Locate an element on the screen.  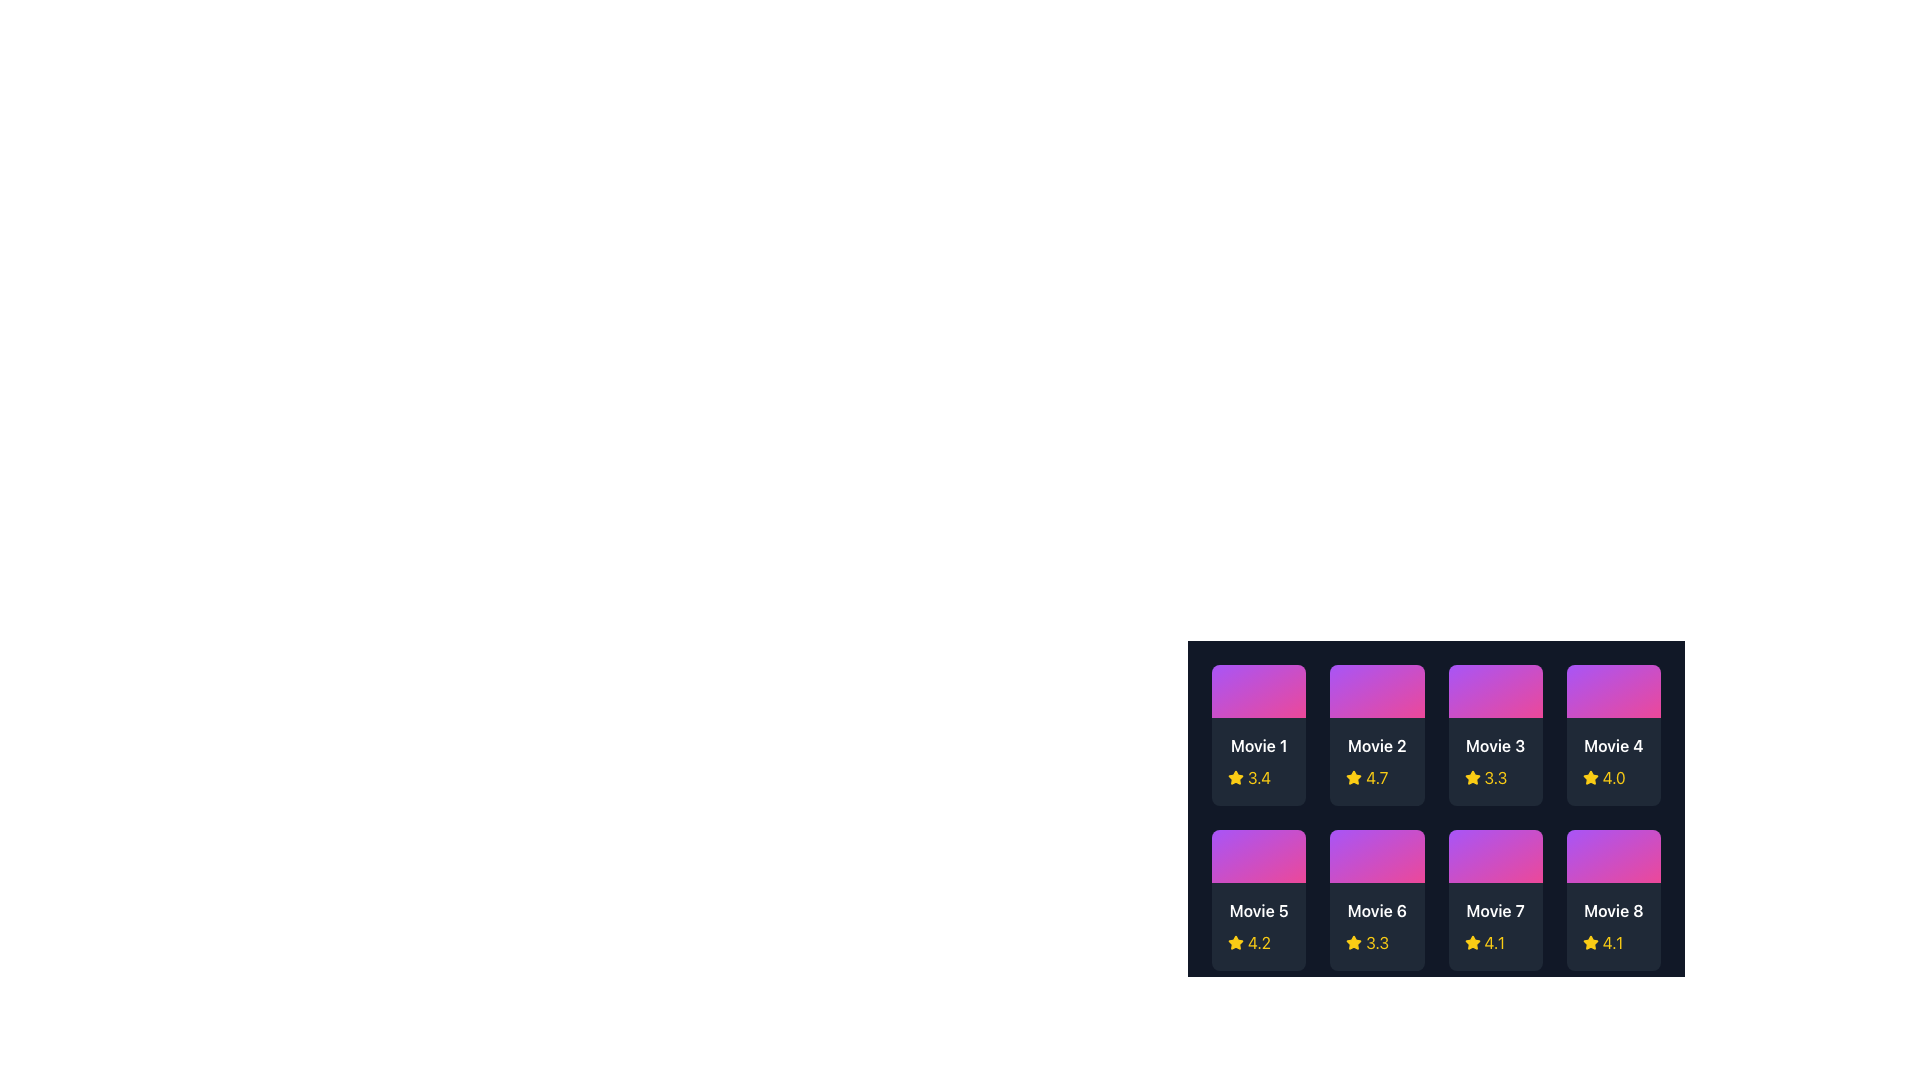
the text and icon group of the second card in the first row of the movie card grid, which displays the name and rating of a movie is located at coordinates (1376, 762).